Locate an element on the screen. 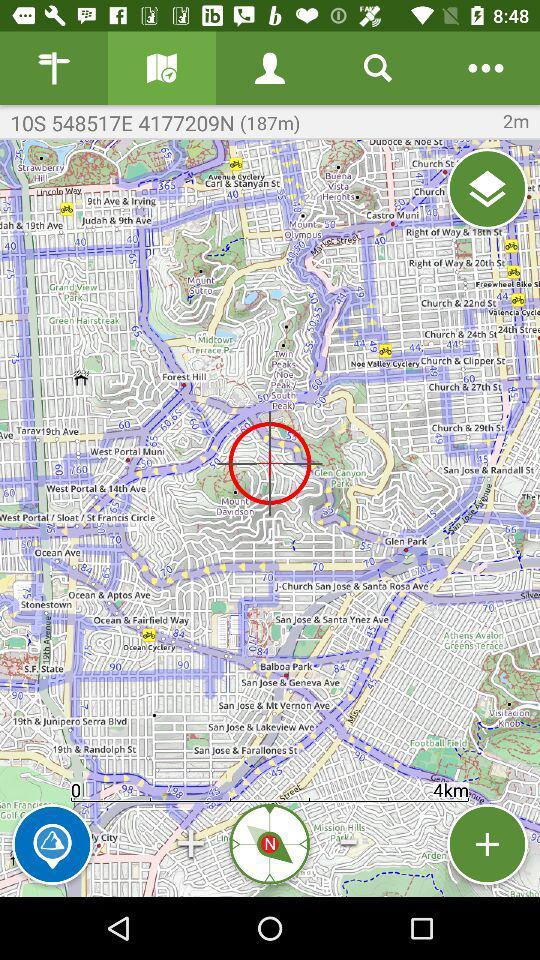 This screenshot has height=960, width=540. location is located at coordinates (486, 843).